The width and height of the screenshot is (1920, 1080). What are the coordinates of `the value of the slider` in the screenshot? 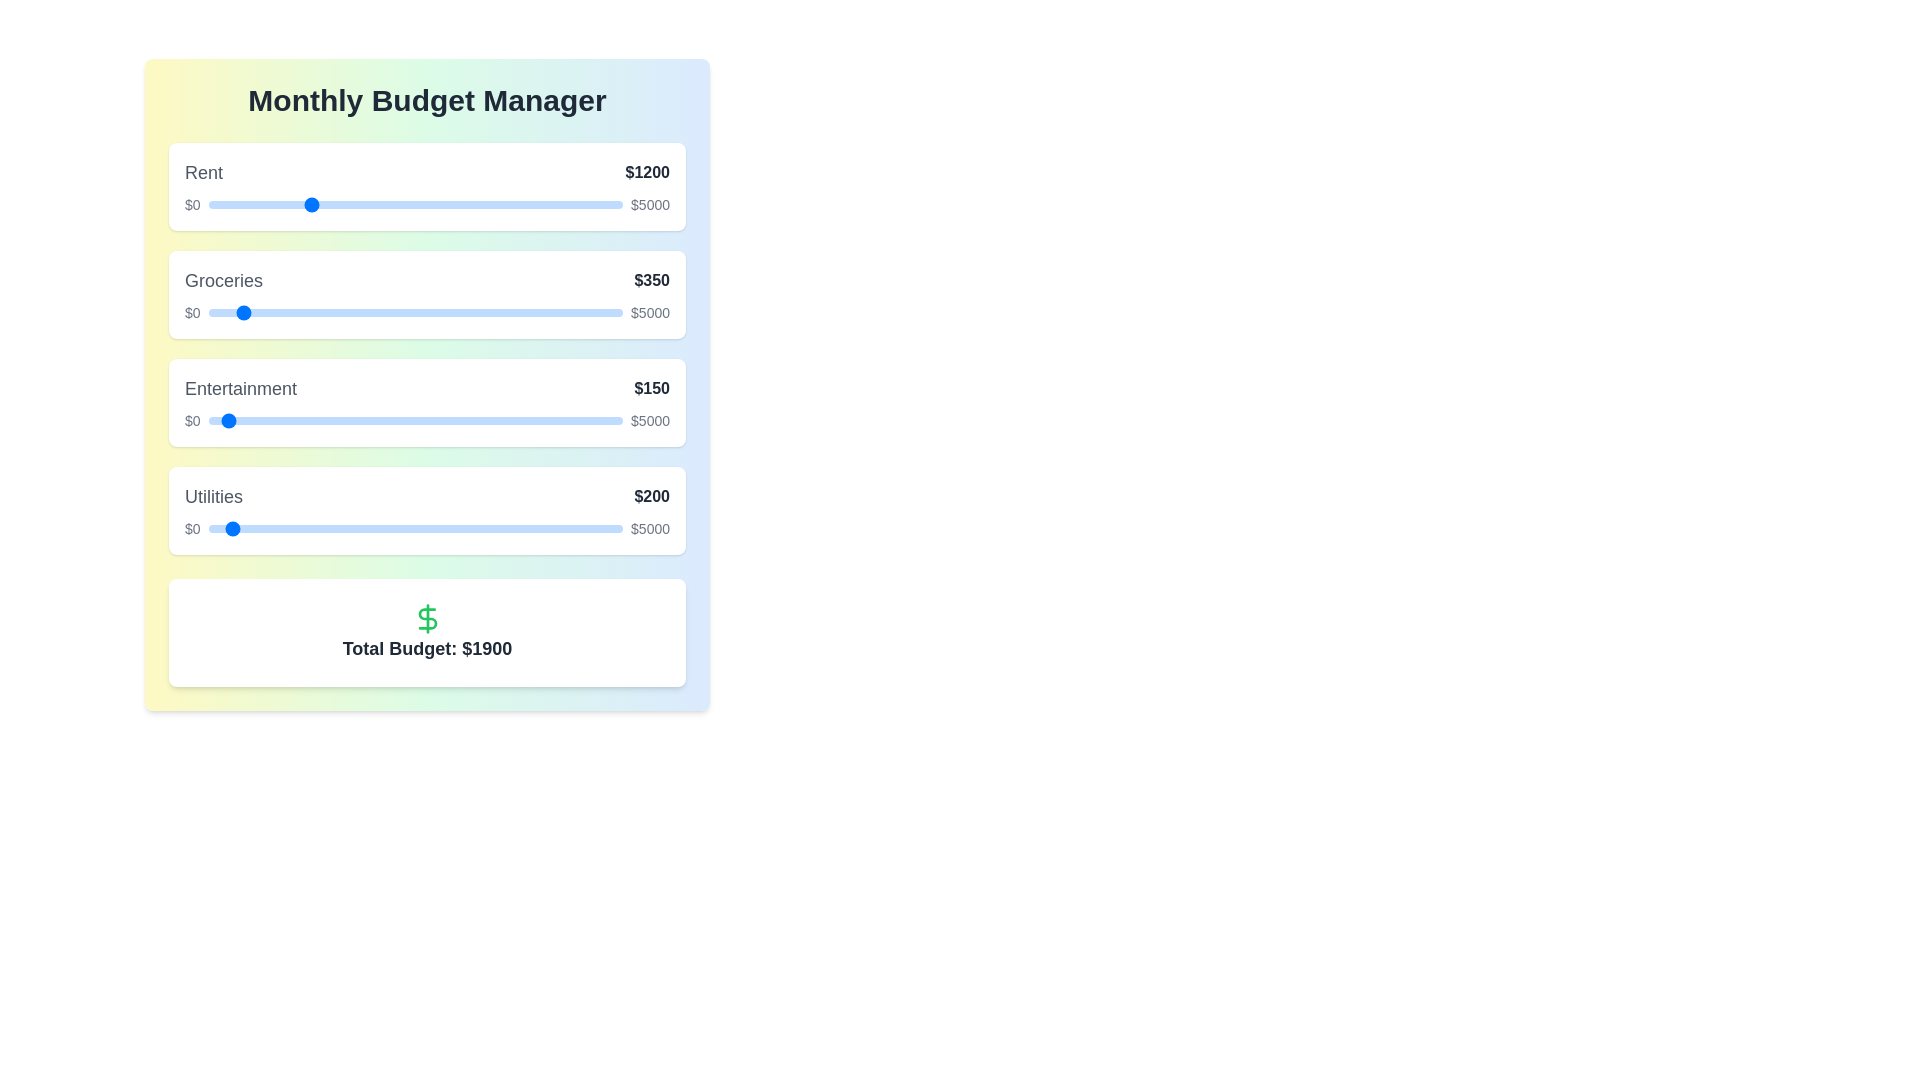 It's located at (486, 419).